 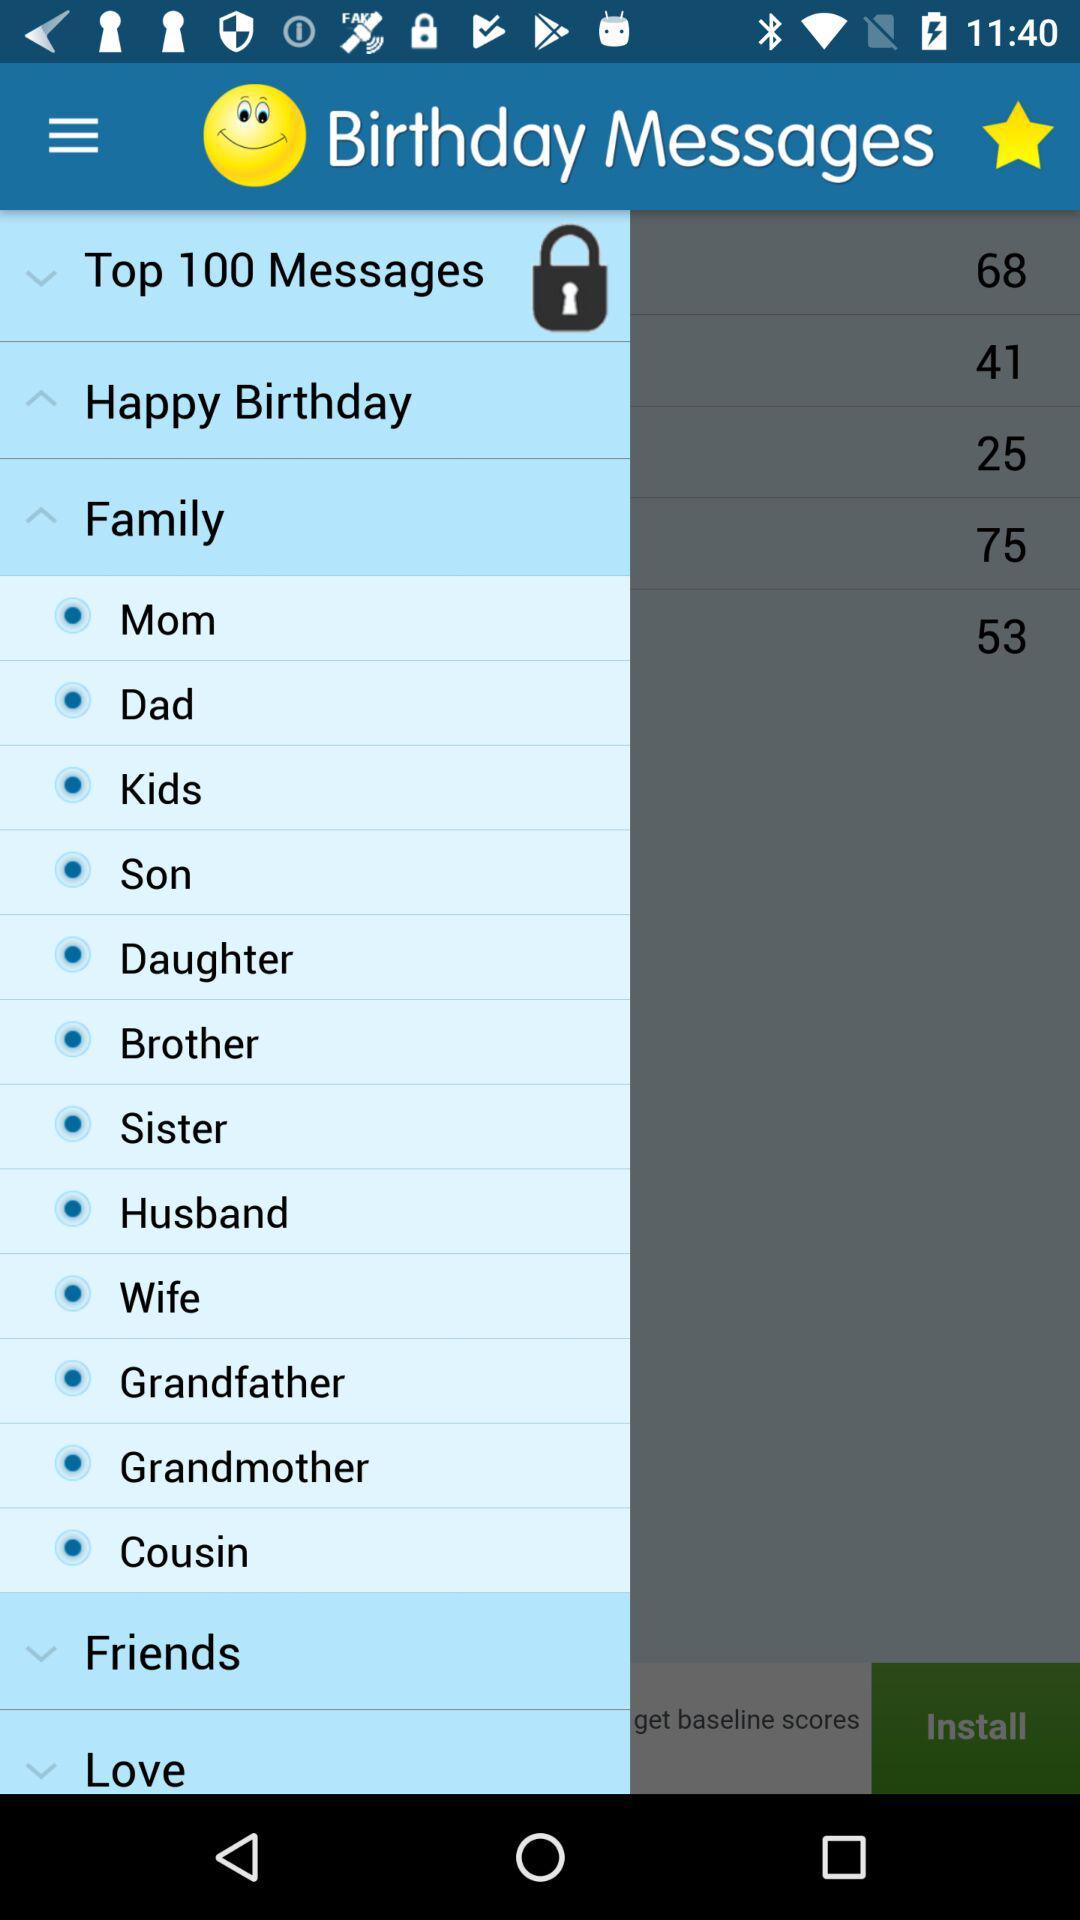 I want to click on the fourth option in the family drop down, so click(x=72, y=869).